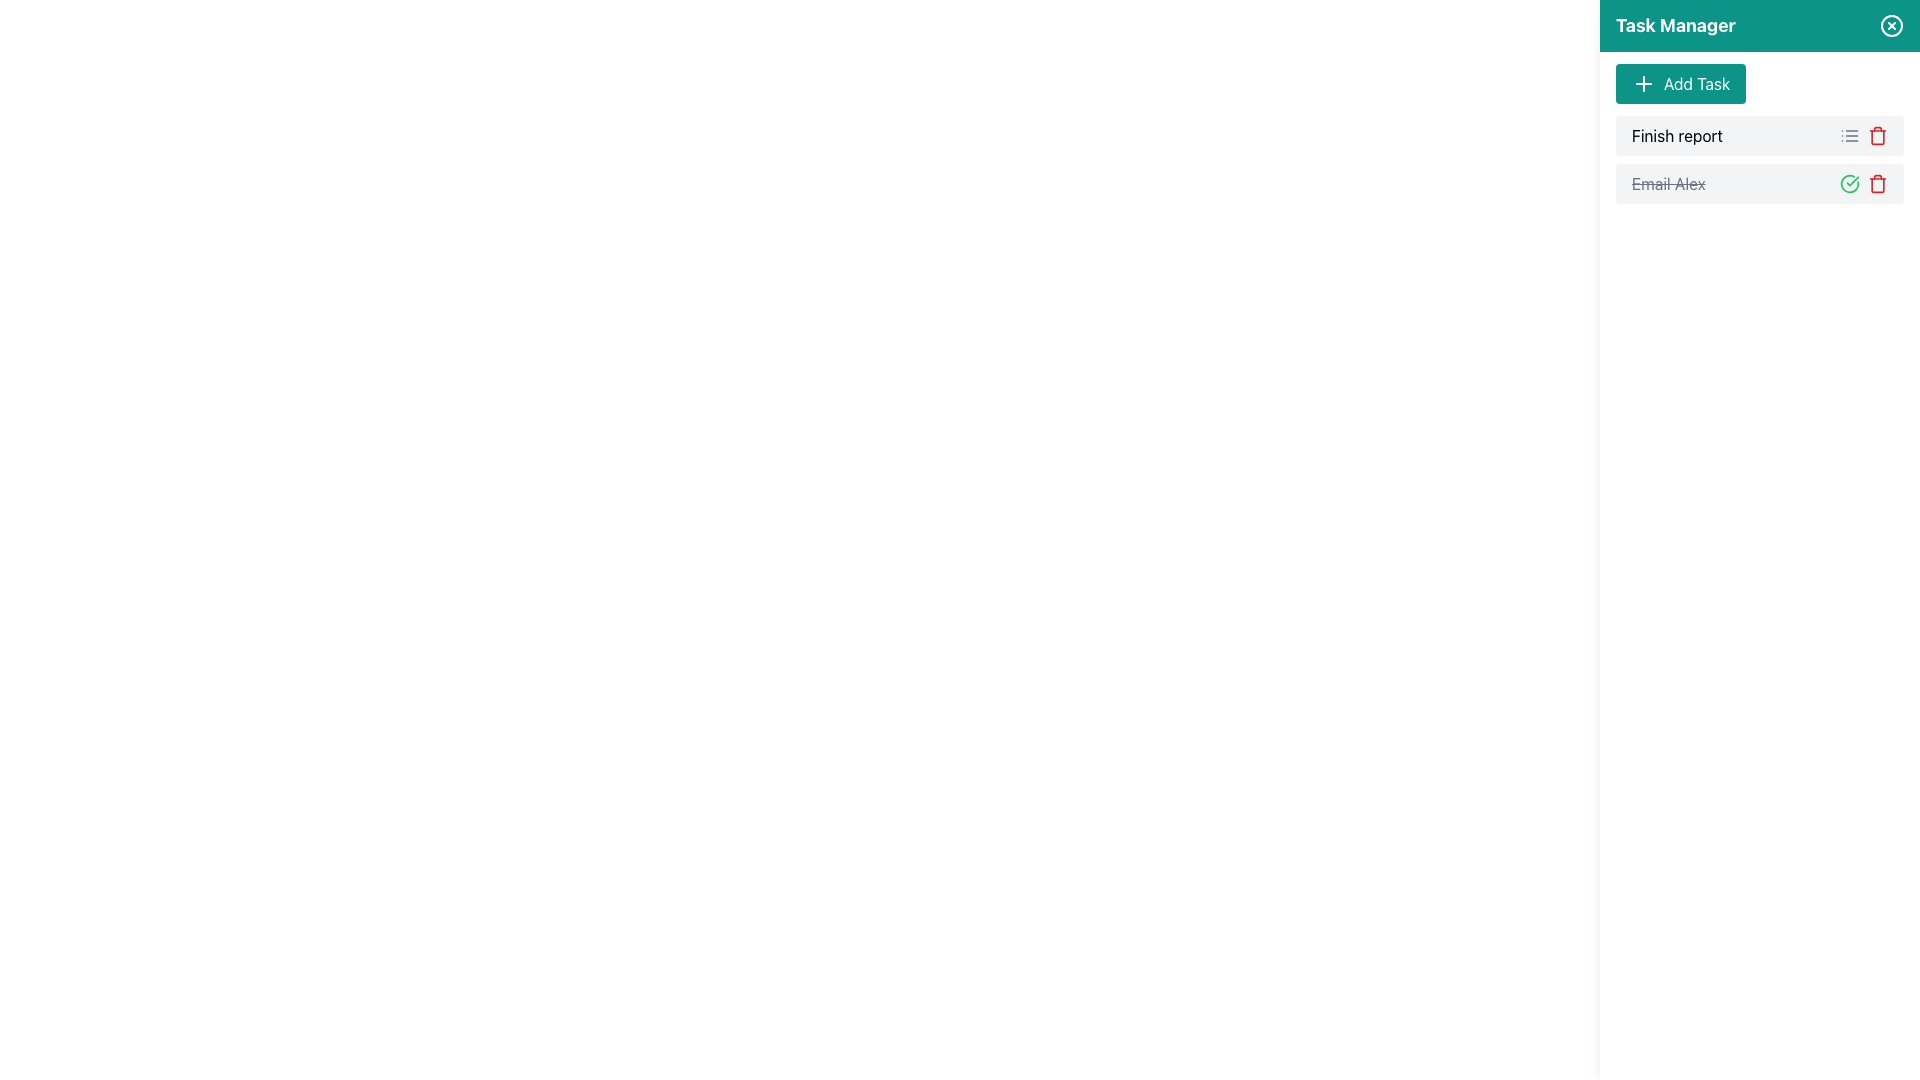  I want to click on the red trash can icon, so click(1876, 184).